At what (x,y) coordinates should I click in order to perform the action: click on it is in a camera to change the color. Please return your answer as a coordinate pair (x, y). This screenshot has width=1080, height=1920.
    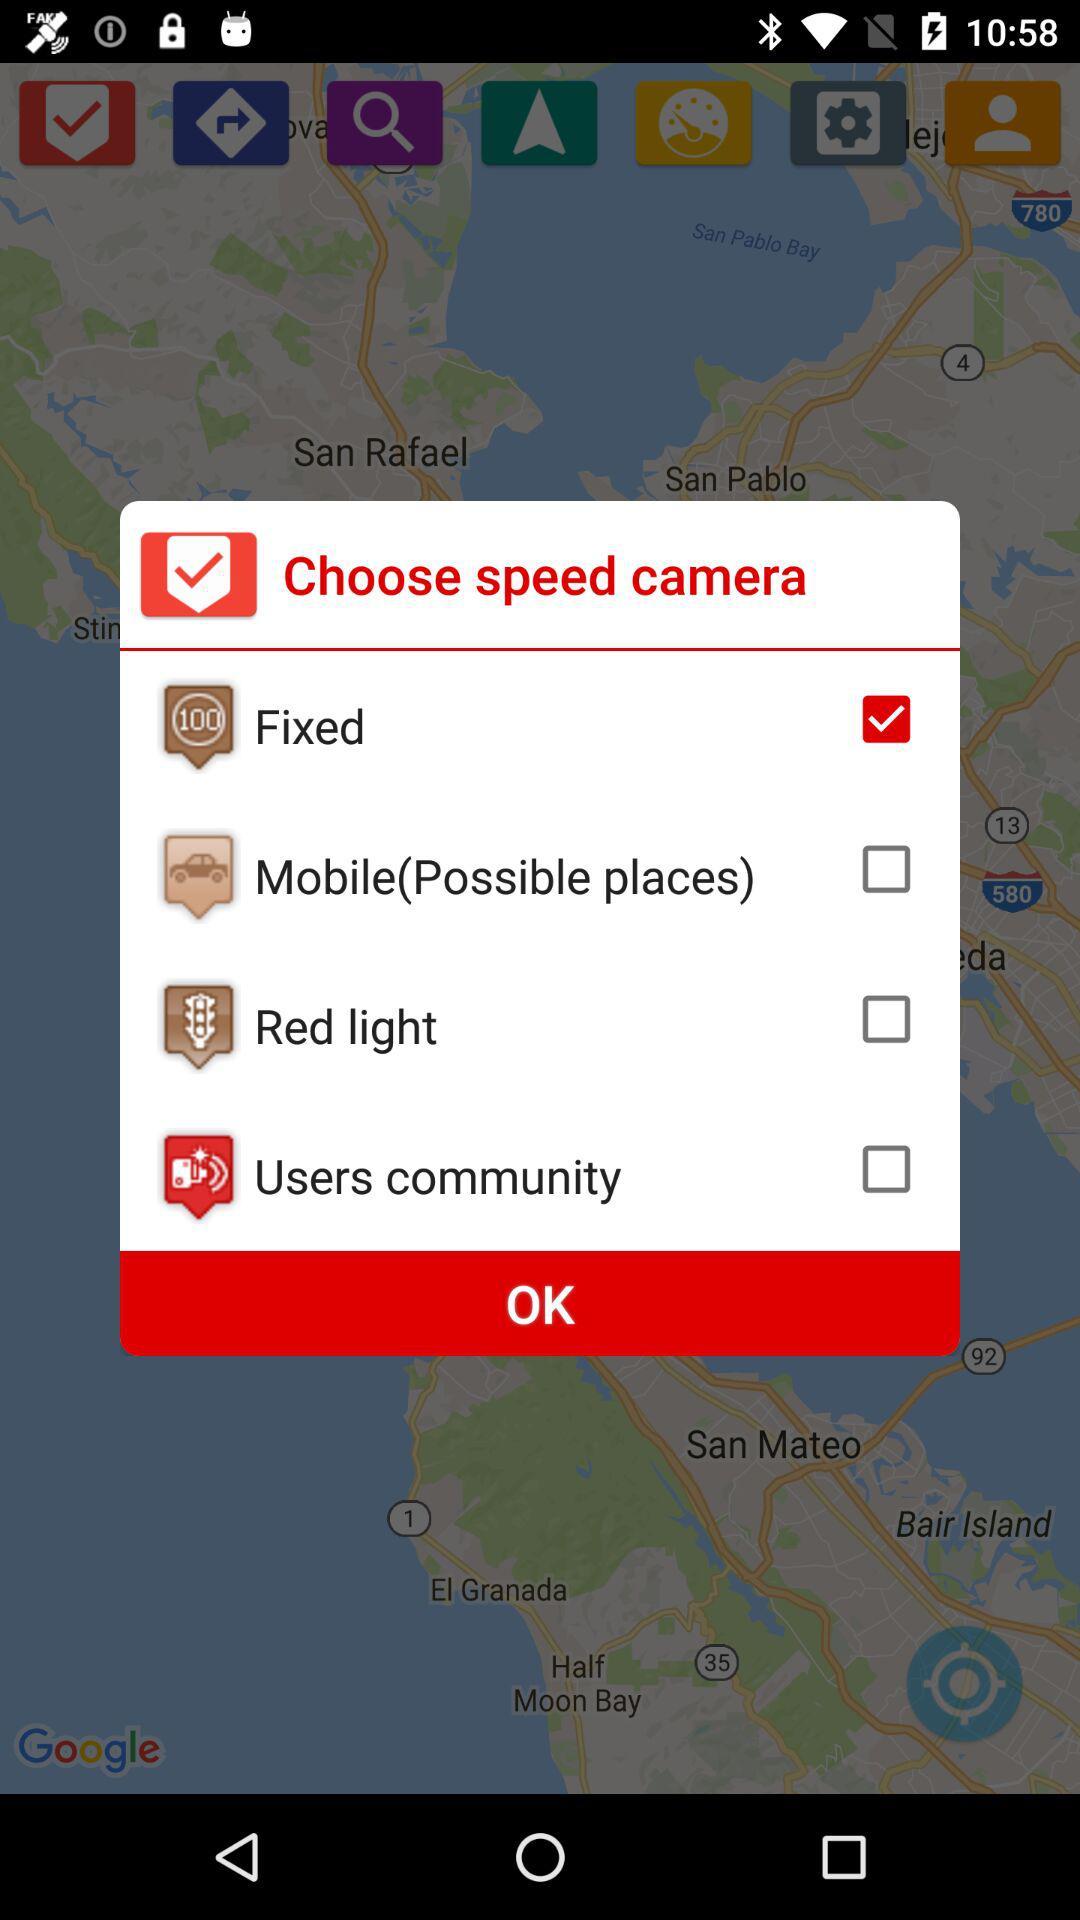
    Looking at the image, I should click on (198, 1026).